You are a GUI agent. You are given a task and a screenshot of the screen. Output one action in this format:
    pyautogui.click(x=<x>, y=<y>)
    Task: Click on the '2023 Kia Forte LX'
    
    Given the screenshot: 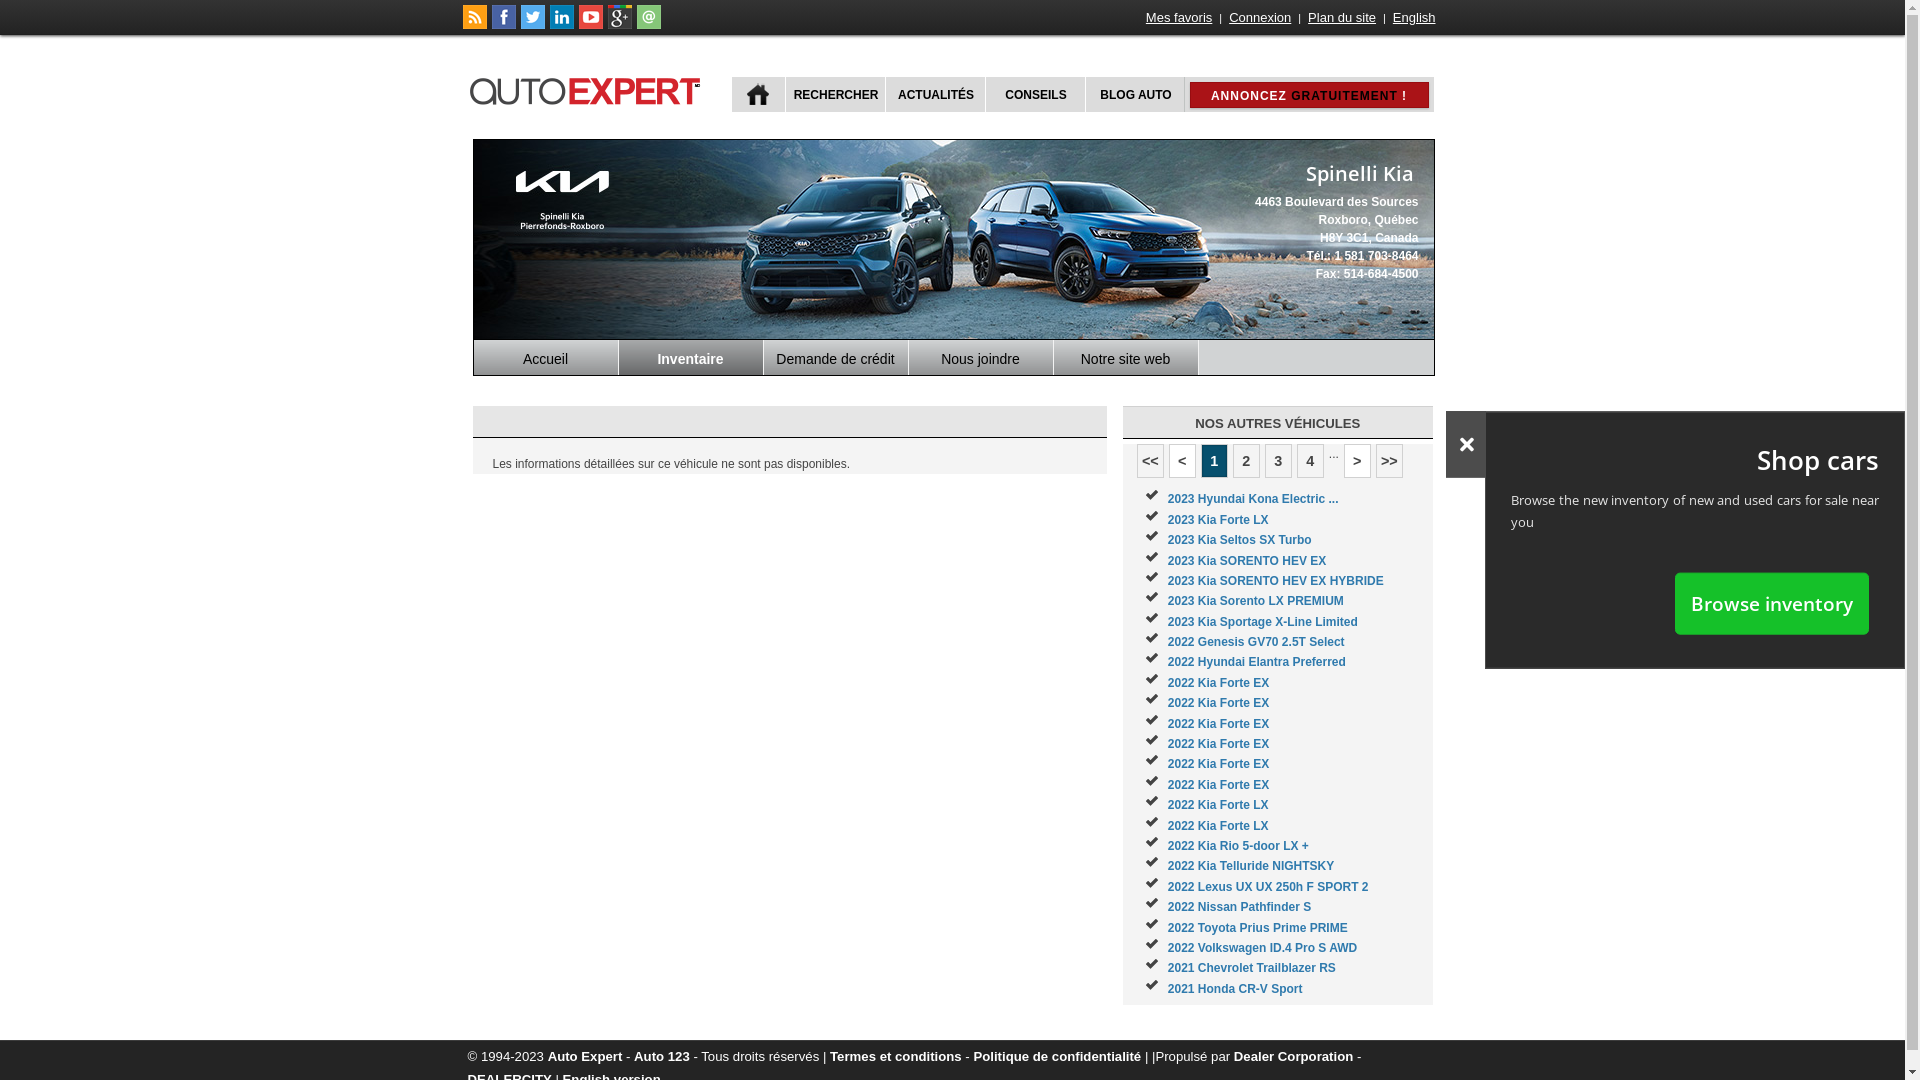 What is the action you would take?
    pyautogui.click(x=1217, y=519)
    